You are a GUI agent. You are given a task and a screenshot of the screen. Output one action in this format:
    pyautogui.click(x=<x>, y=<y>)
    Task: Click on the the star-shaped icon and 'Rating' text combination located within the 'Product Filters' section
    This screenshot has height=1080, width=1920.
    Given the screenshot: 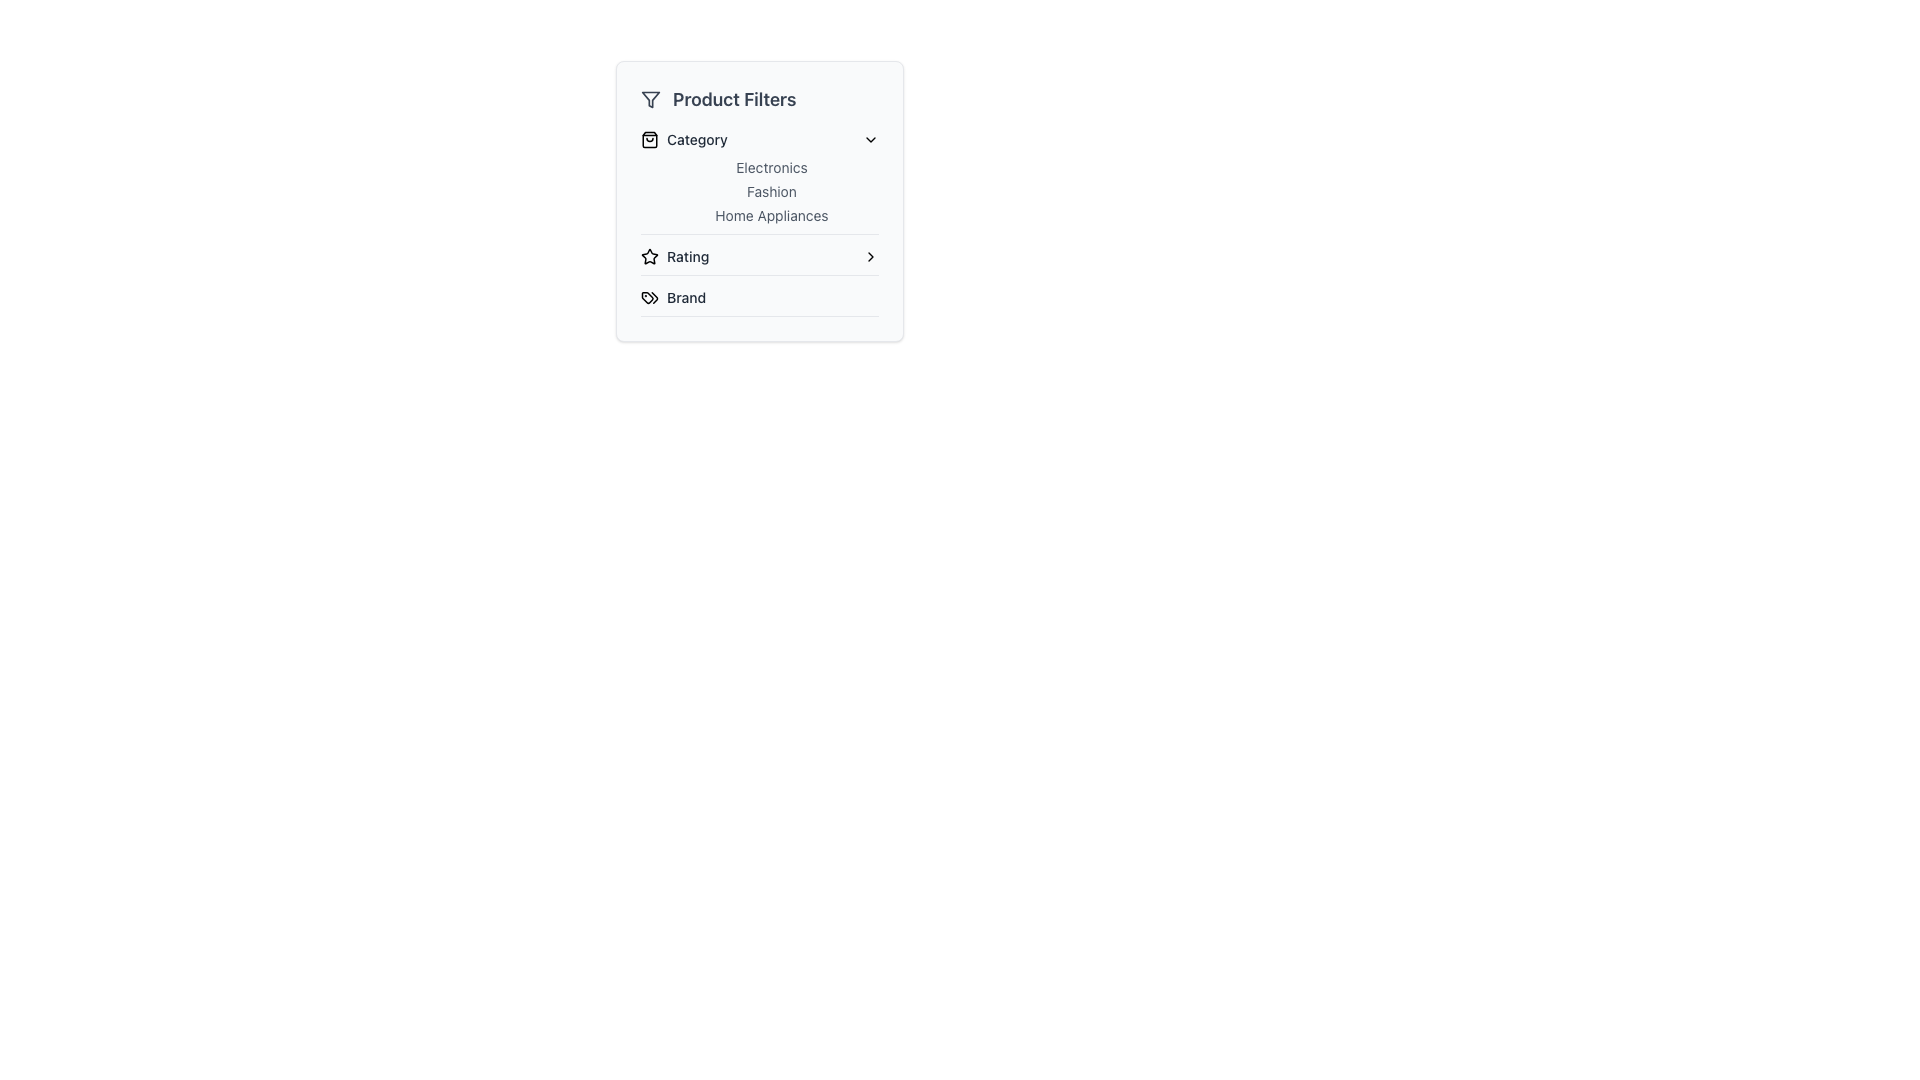 What is the action you would take?
    pyautogui.click(x=675, y=256)
    